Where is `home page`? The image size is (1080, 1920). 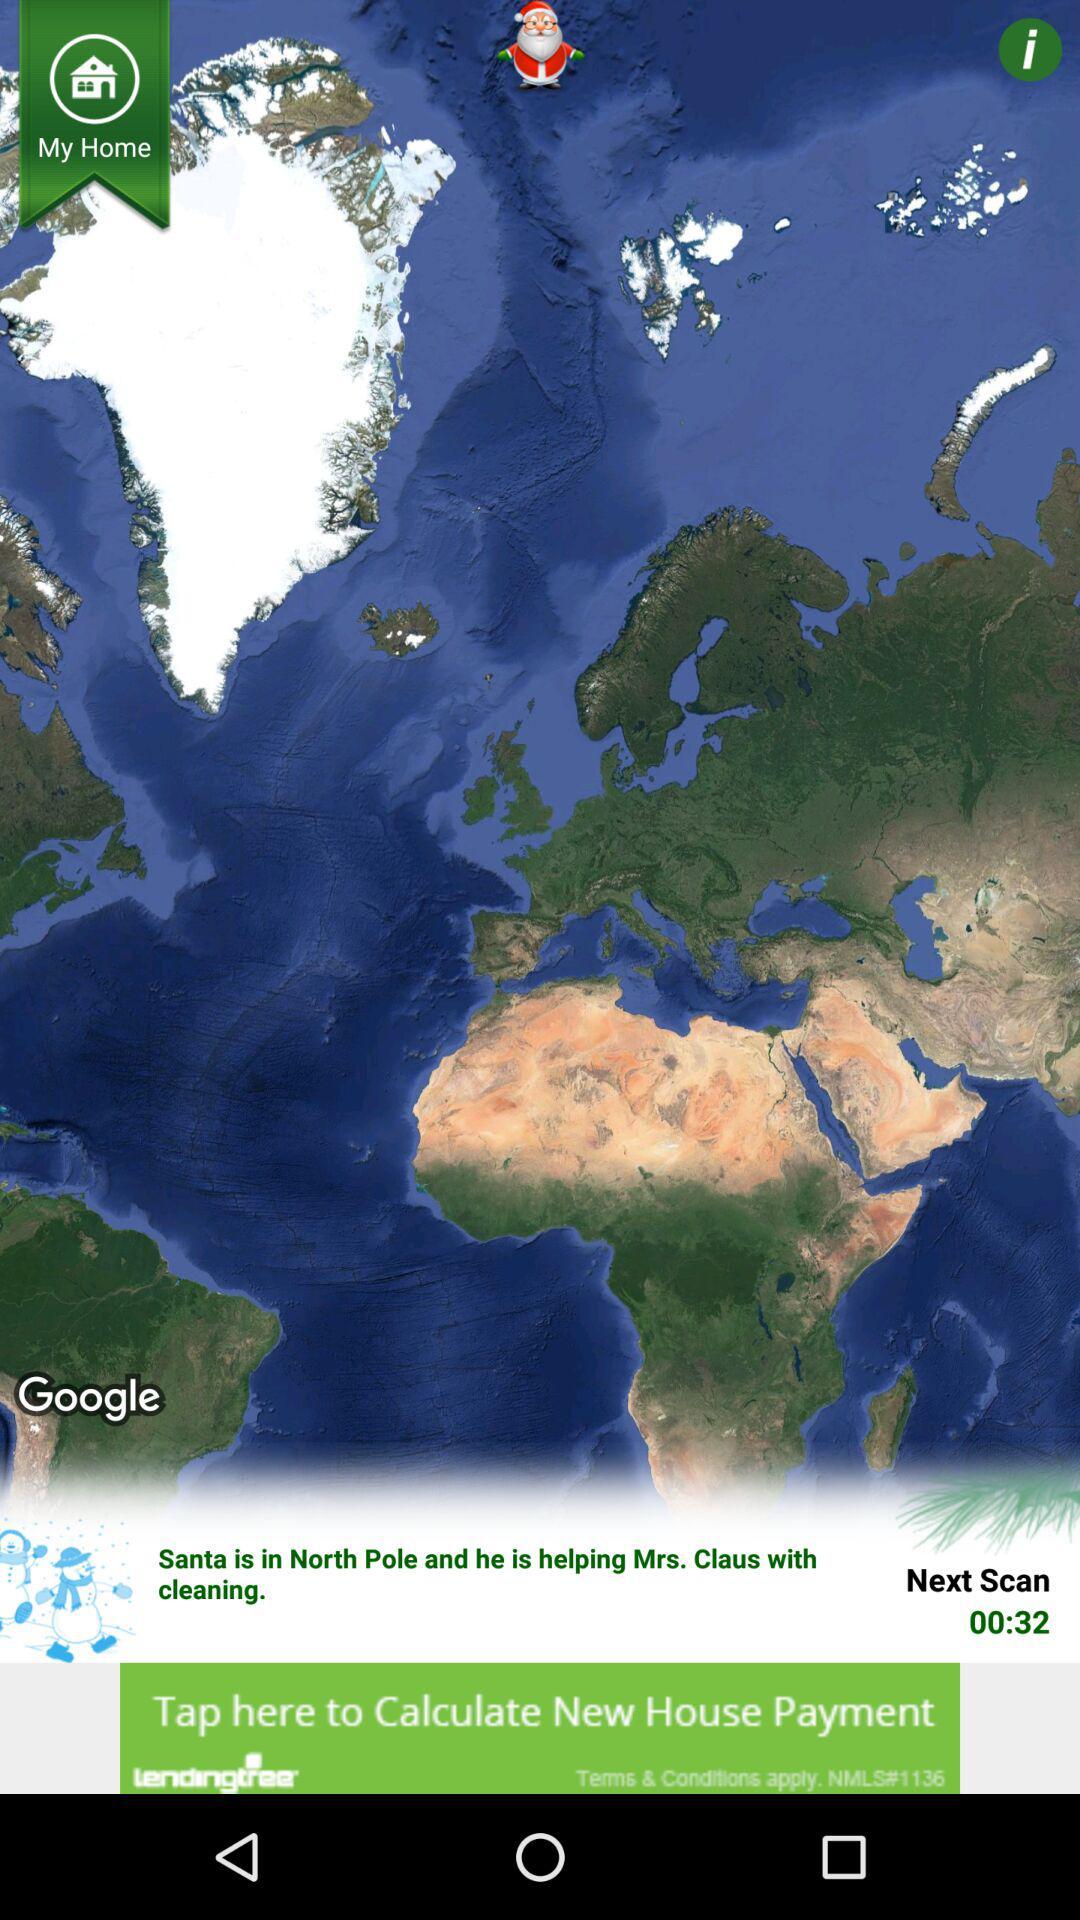
home page is located at coordinates (94, 78).